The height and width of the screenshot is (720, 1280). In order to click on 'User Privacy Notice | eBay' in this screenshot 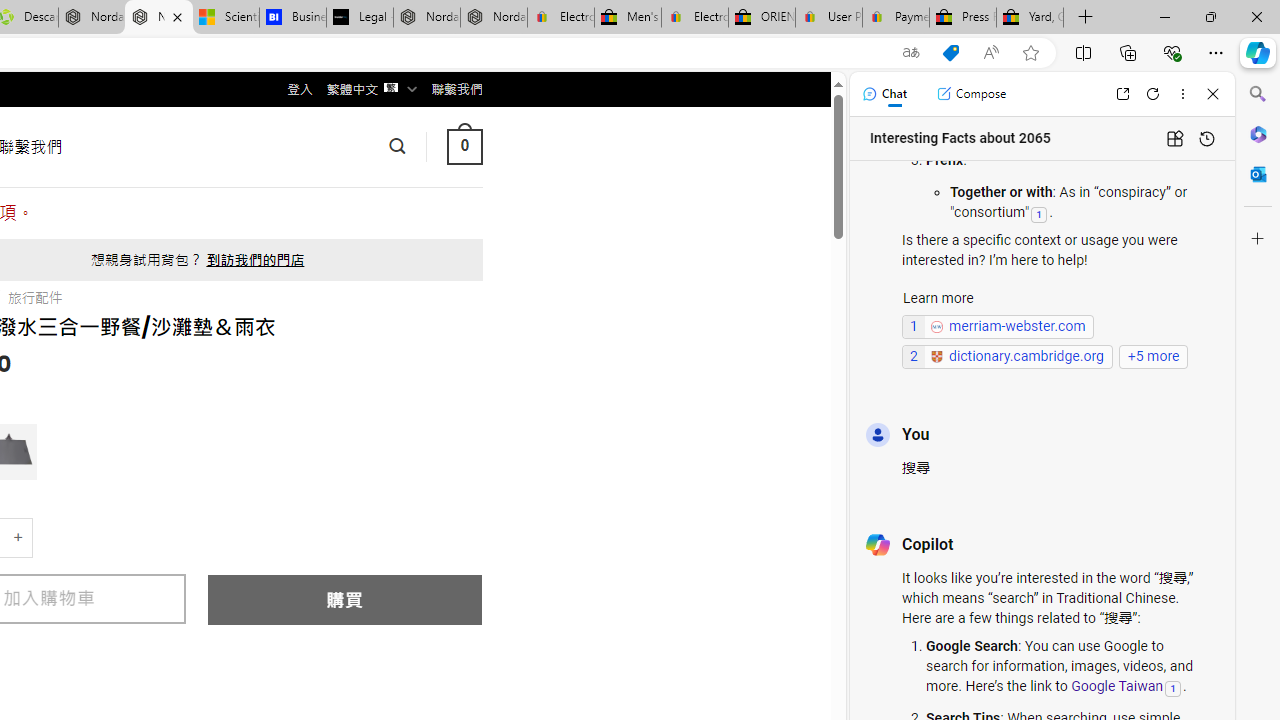, I will do `click(828, 17)`.